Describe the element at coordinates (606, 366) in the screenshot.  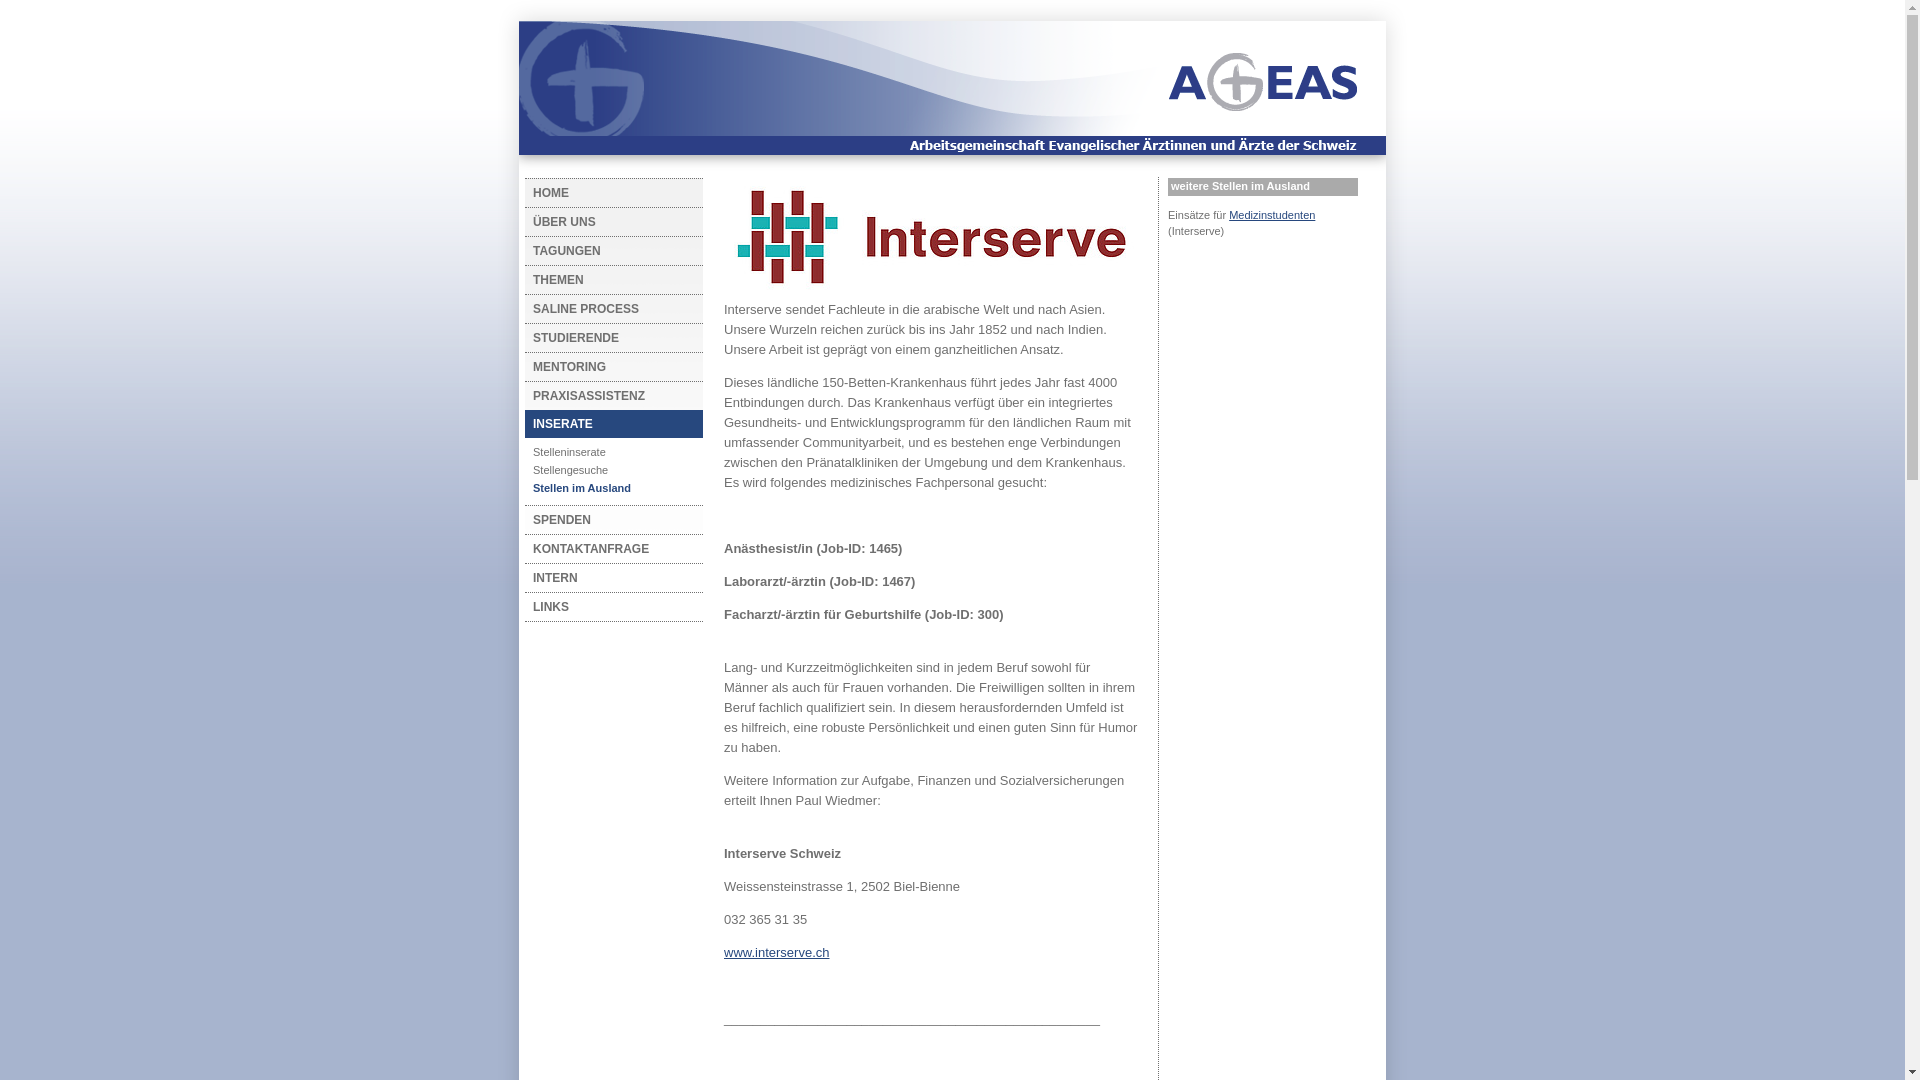
I see `'MENTORING'` at that location.